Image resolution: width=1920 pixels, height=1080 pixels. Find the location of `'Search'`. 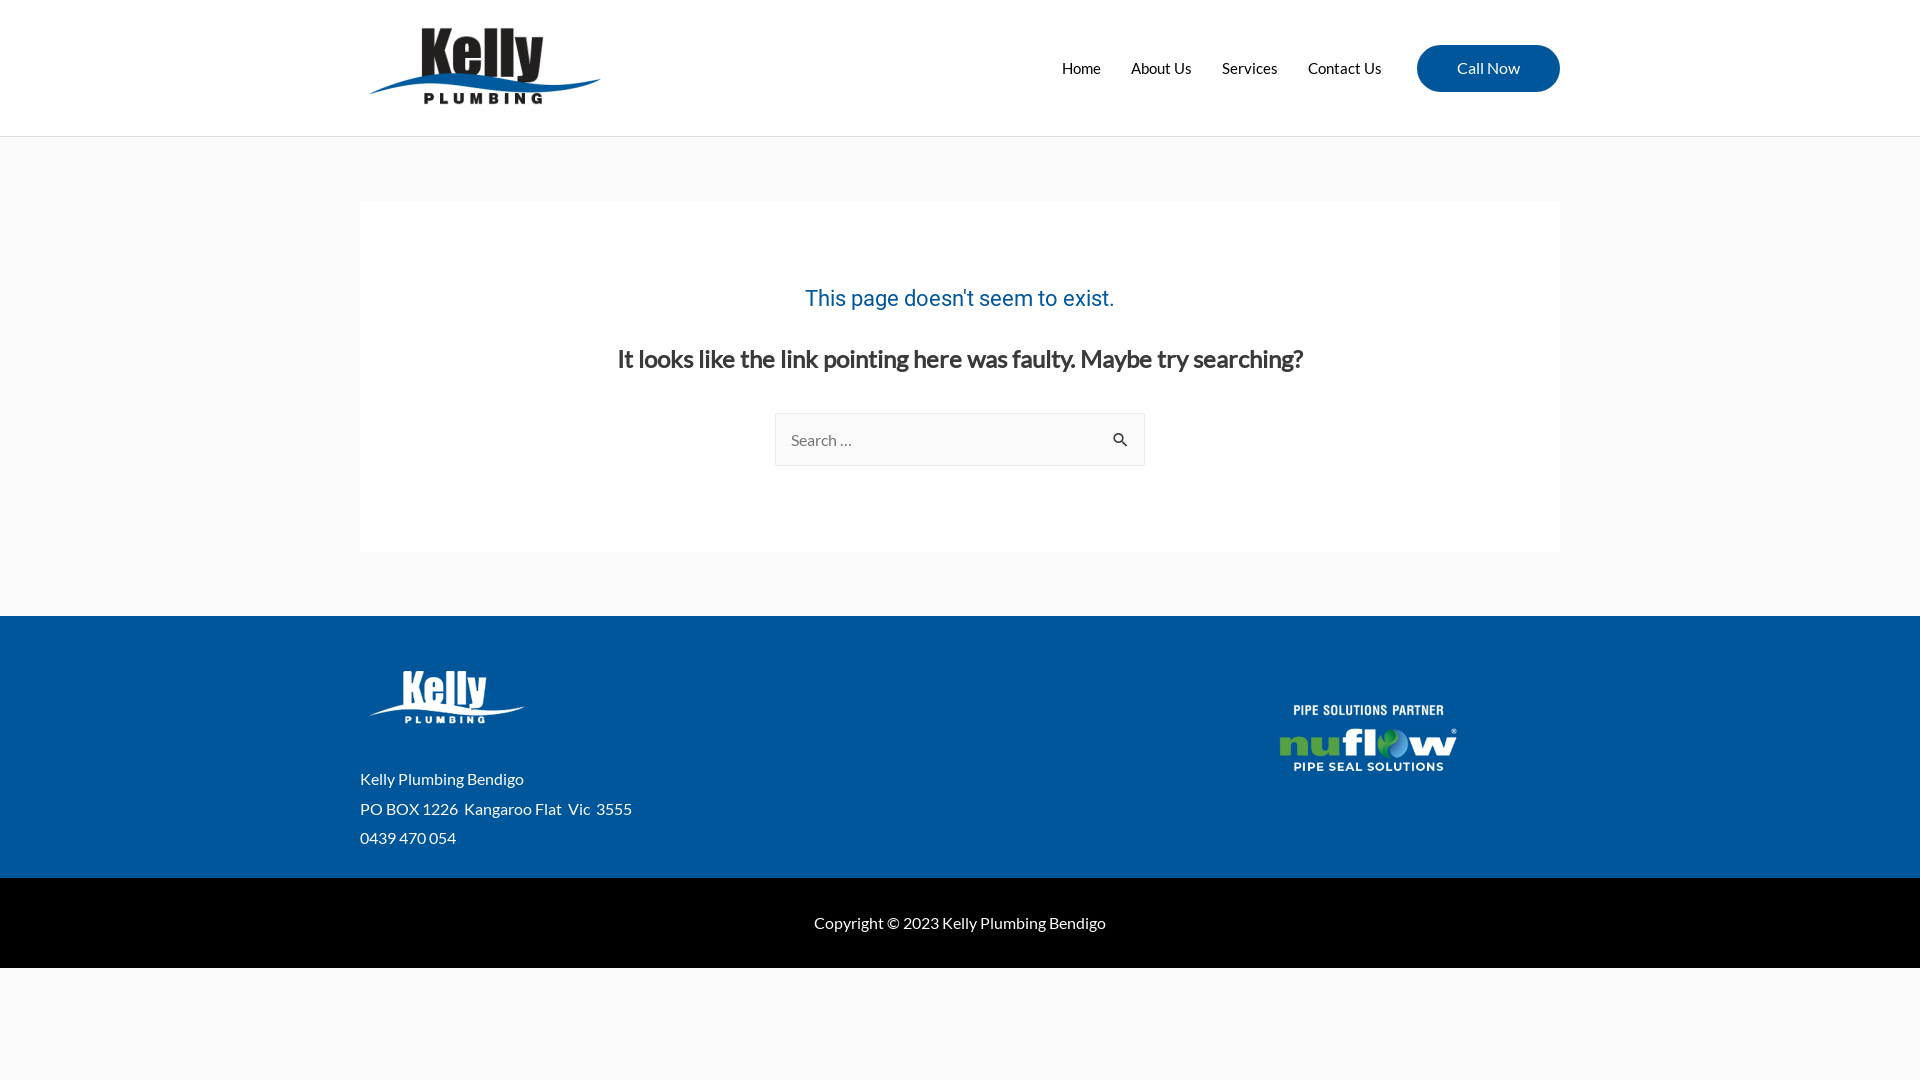

'Search' is located at coordinates (1122, 433).